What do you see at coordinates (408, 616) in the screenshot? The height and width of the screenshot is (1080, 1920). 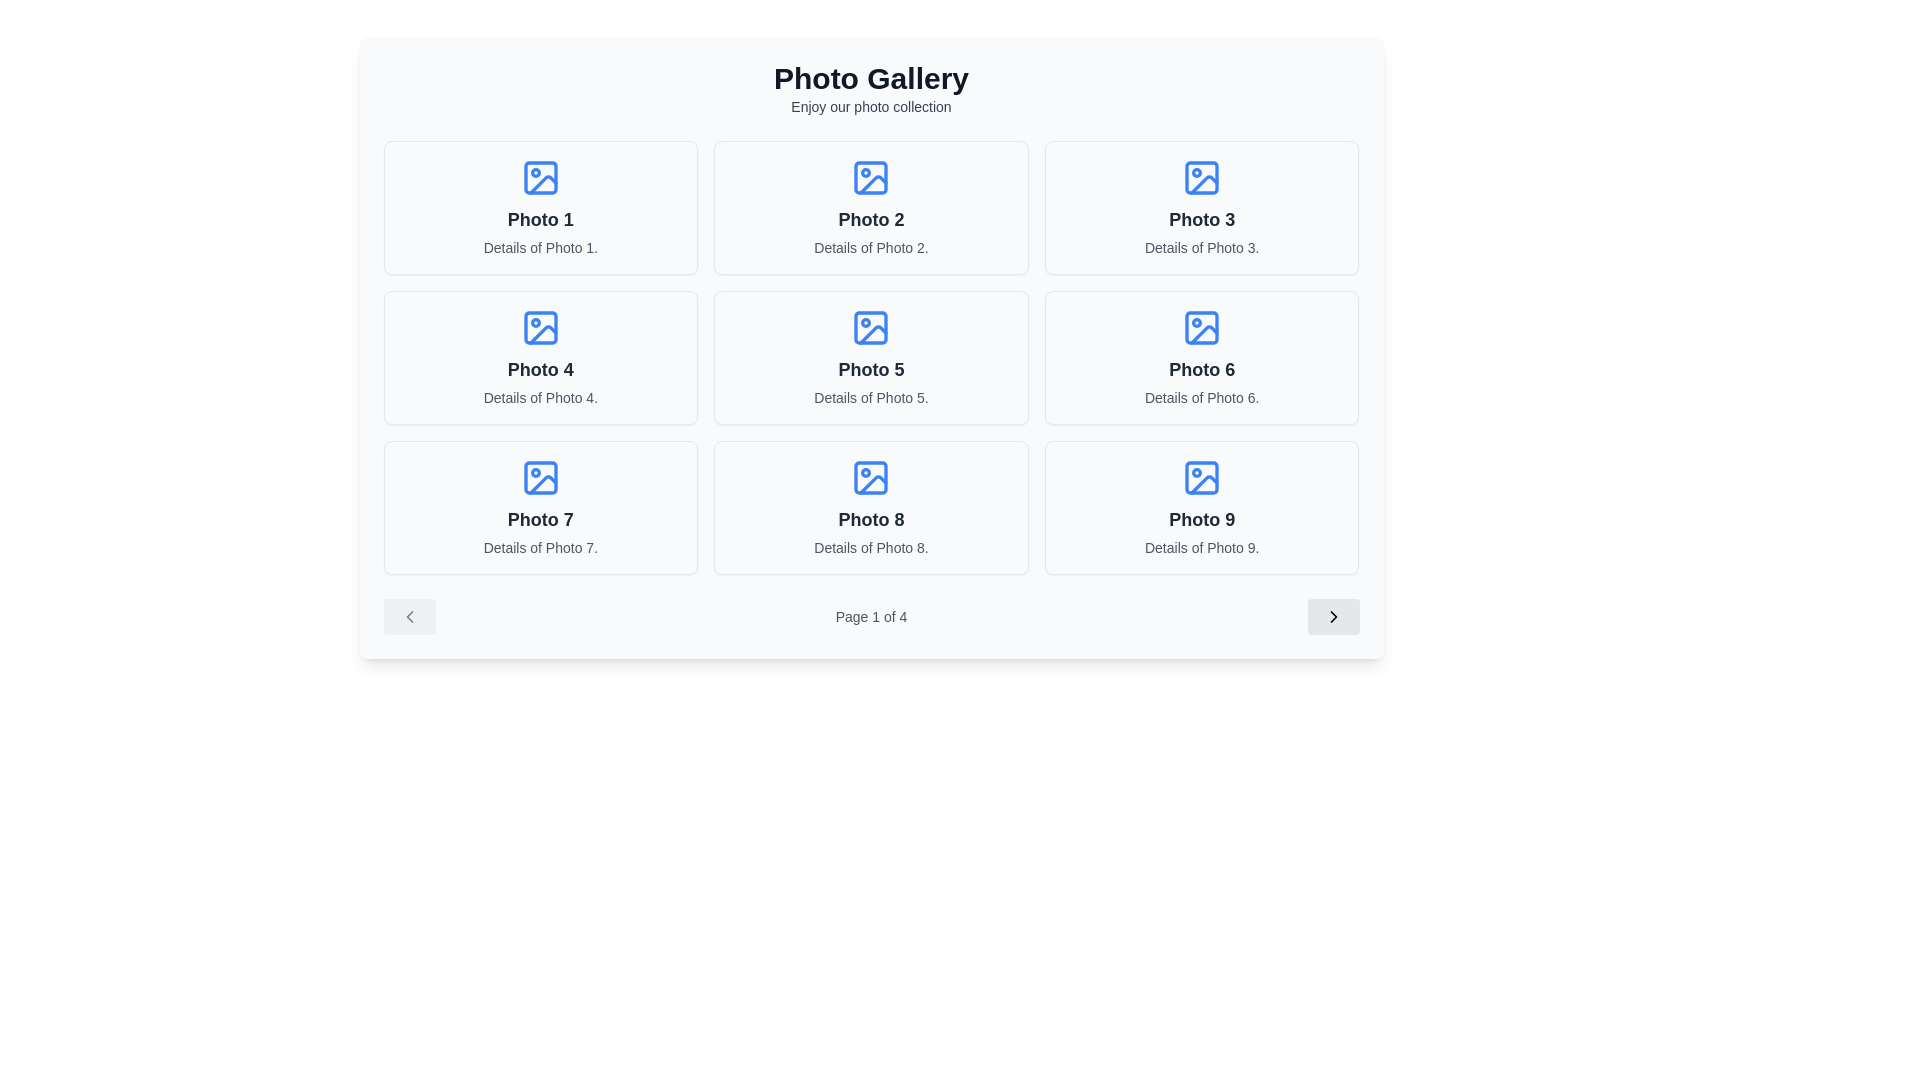 I see `the backward navigation SVG Icon located at the bottom-left corner of the interface` at bounding box center [408, 616].